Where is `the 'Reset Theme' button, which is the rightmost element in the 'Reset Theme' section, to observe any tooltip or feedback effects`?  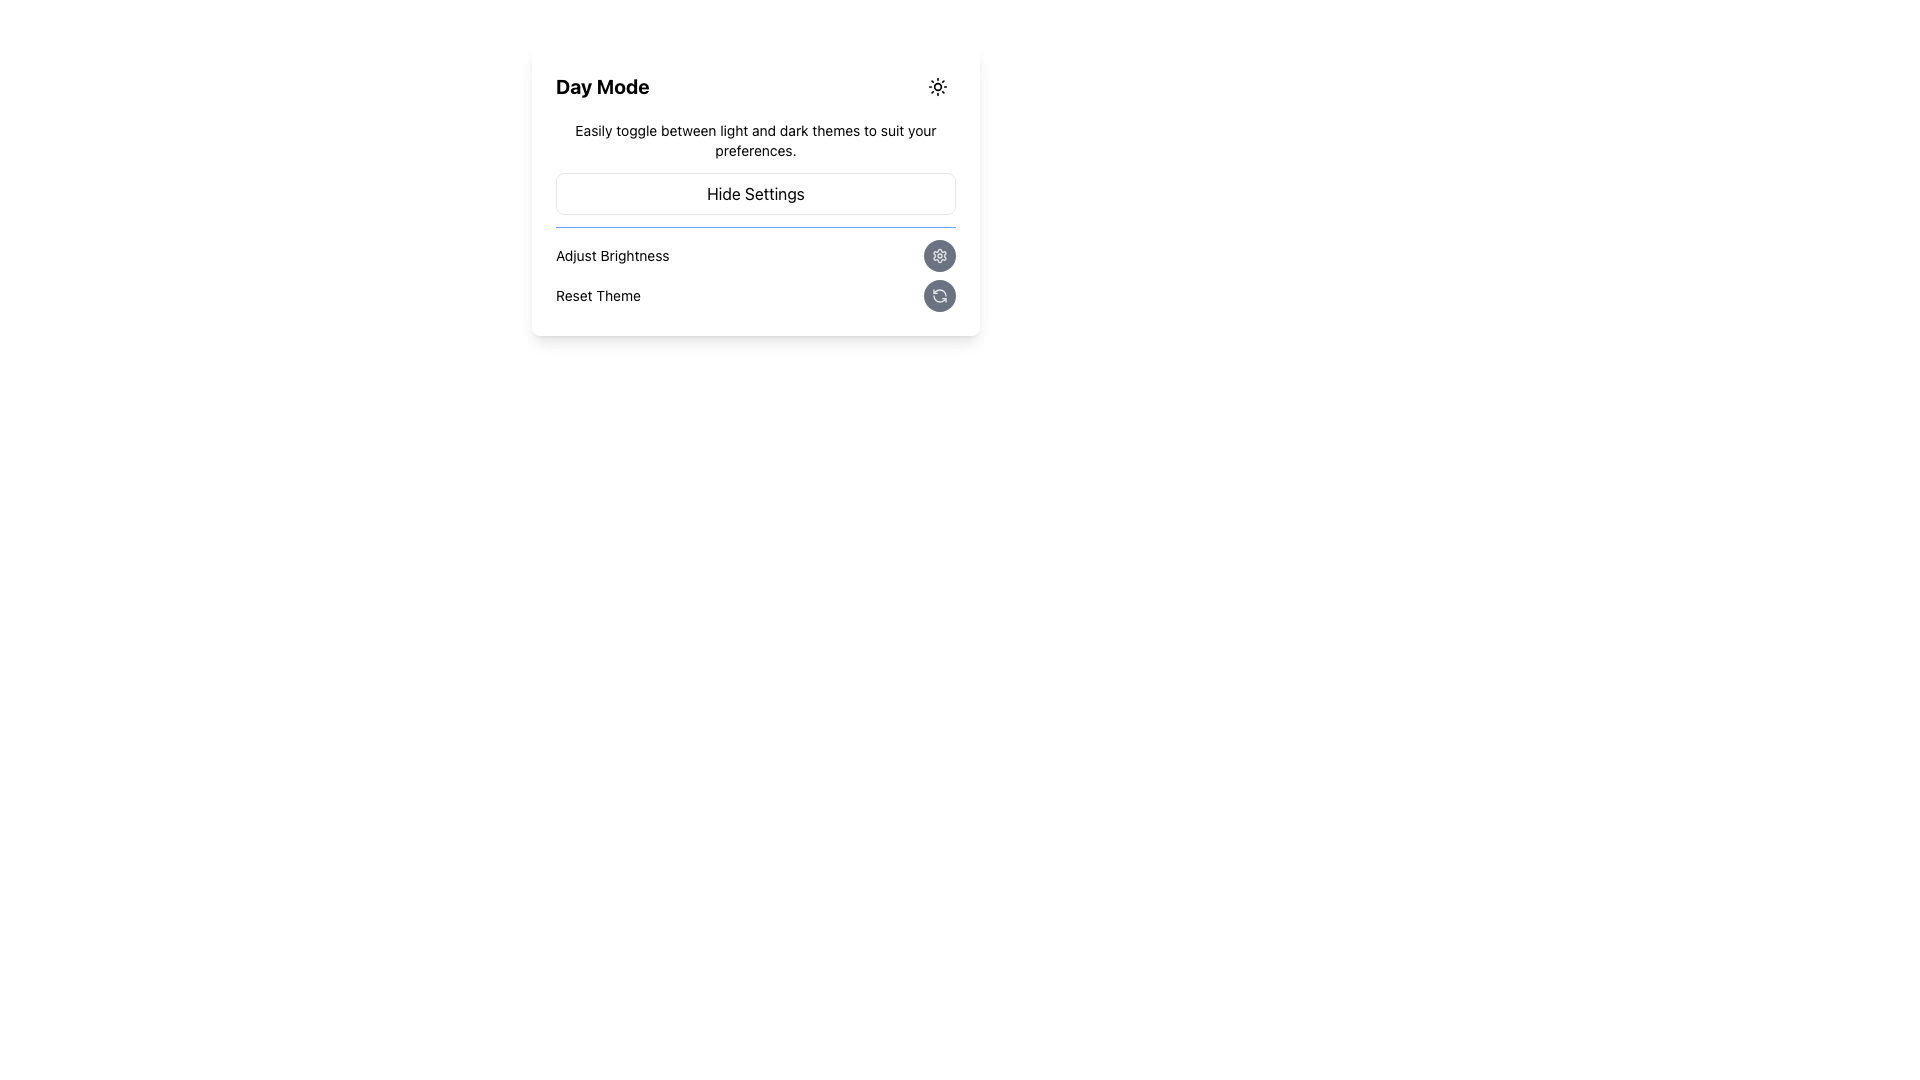 the 'Reset Theme' button, which is the rightmost element in the 'Reset Theme' section, to observe any tooltip or feedback effects is located at coordinates (939, 296).